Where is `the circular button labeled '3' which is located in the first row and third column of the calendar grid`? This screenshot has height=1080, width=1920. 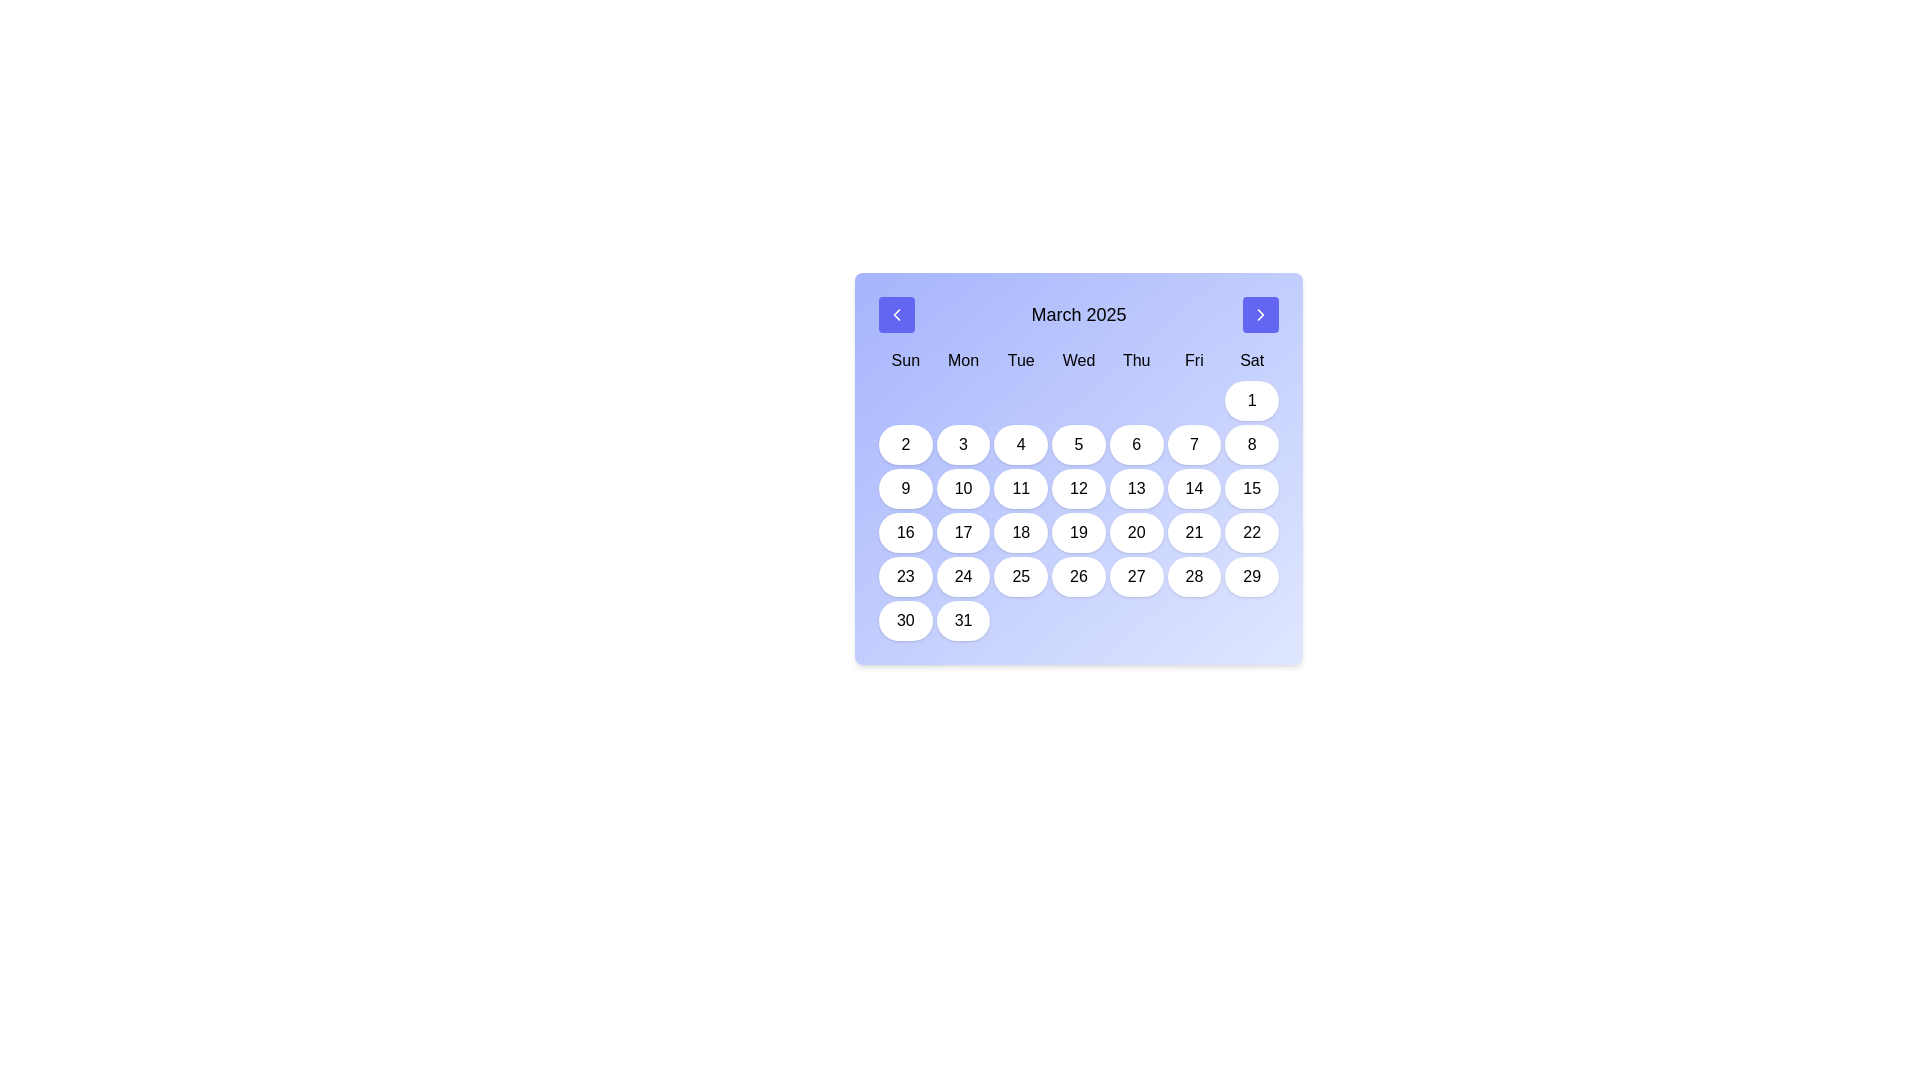 the circular button labeled '3' which is located in the first row and third column of the calendar grid is located at coordinates (963, 443).